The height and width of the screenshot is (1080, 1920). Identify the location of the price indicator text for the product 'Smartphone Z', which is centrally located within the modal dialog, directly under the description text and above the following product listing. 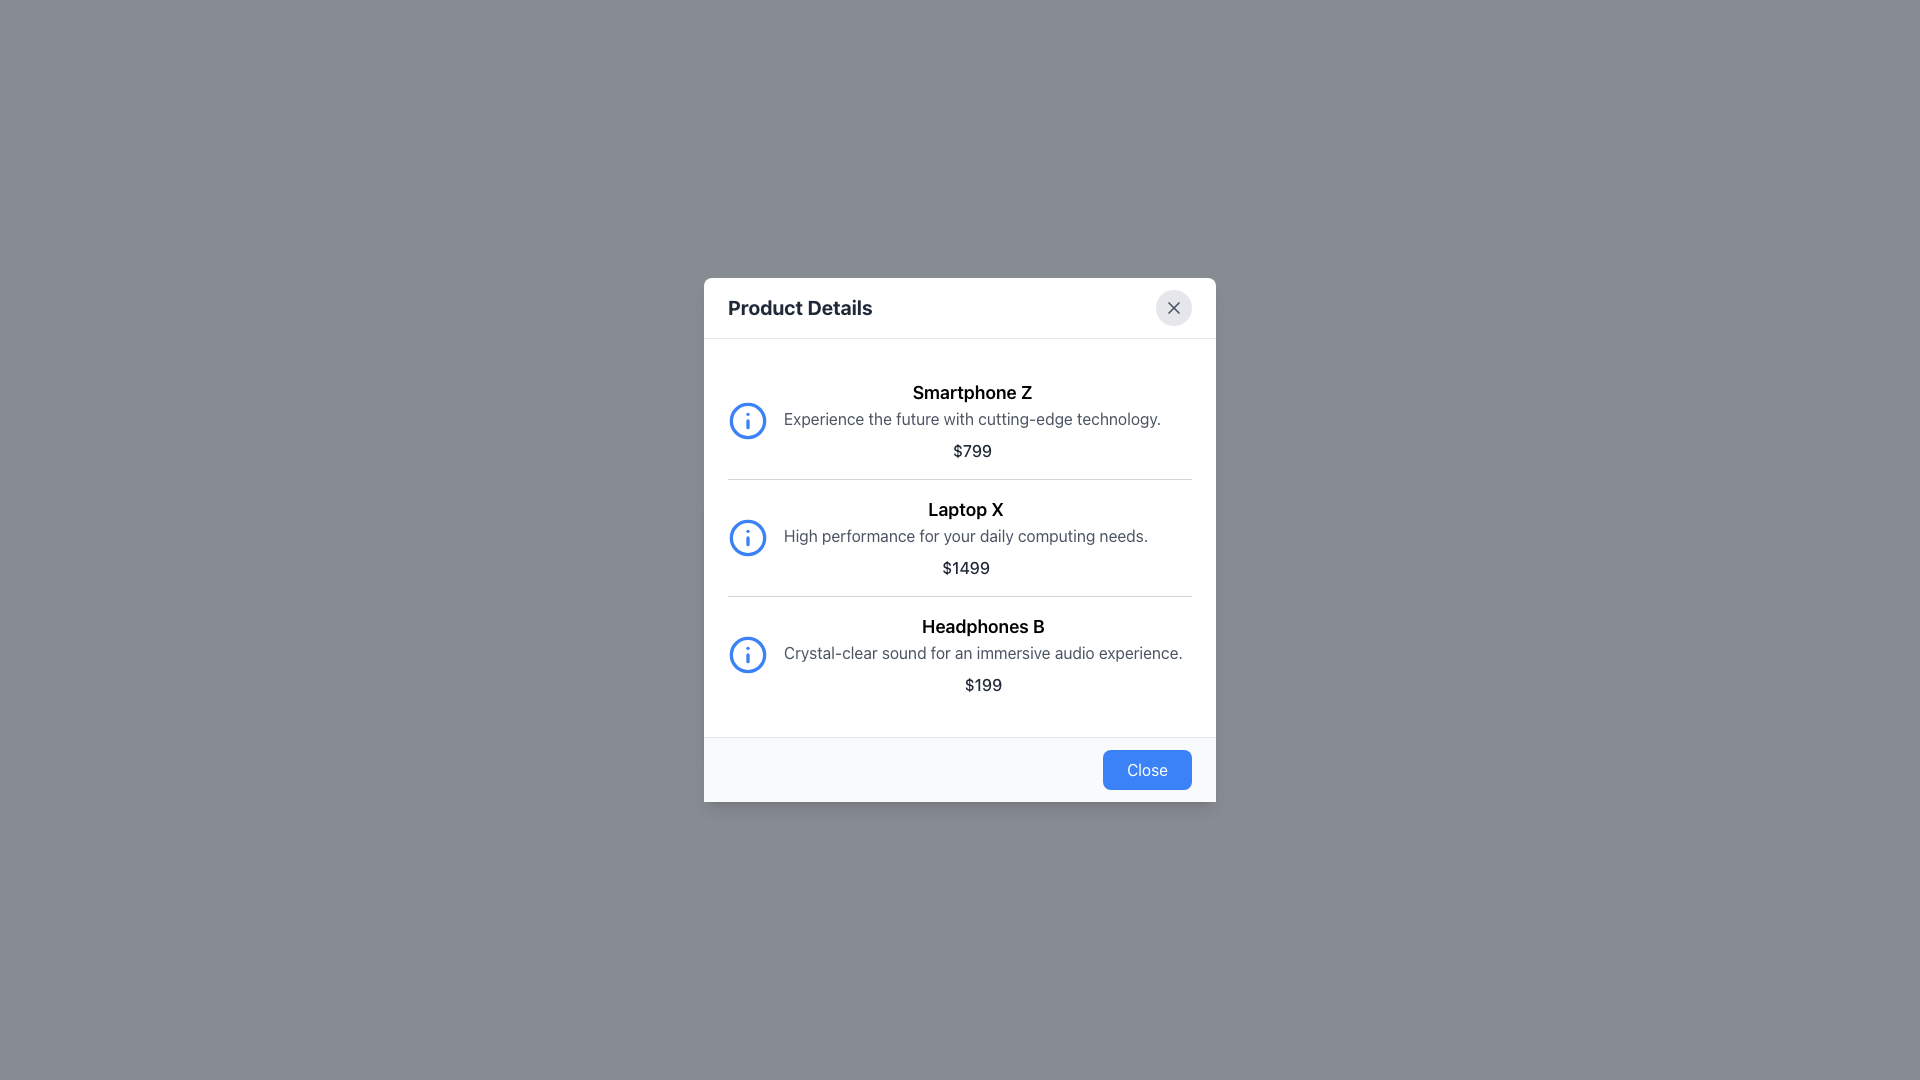
(972, 451).